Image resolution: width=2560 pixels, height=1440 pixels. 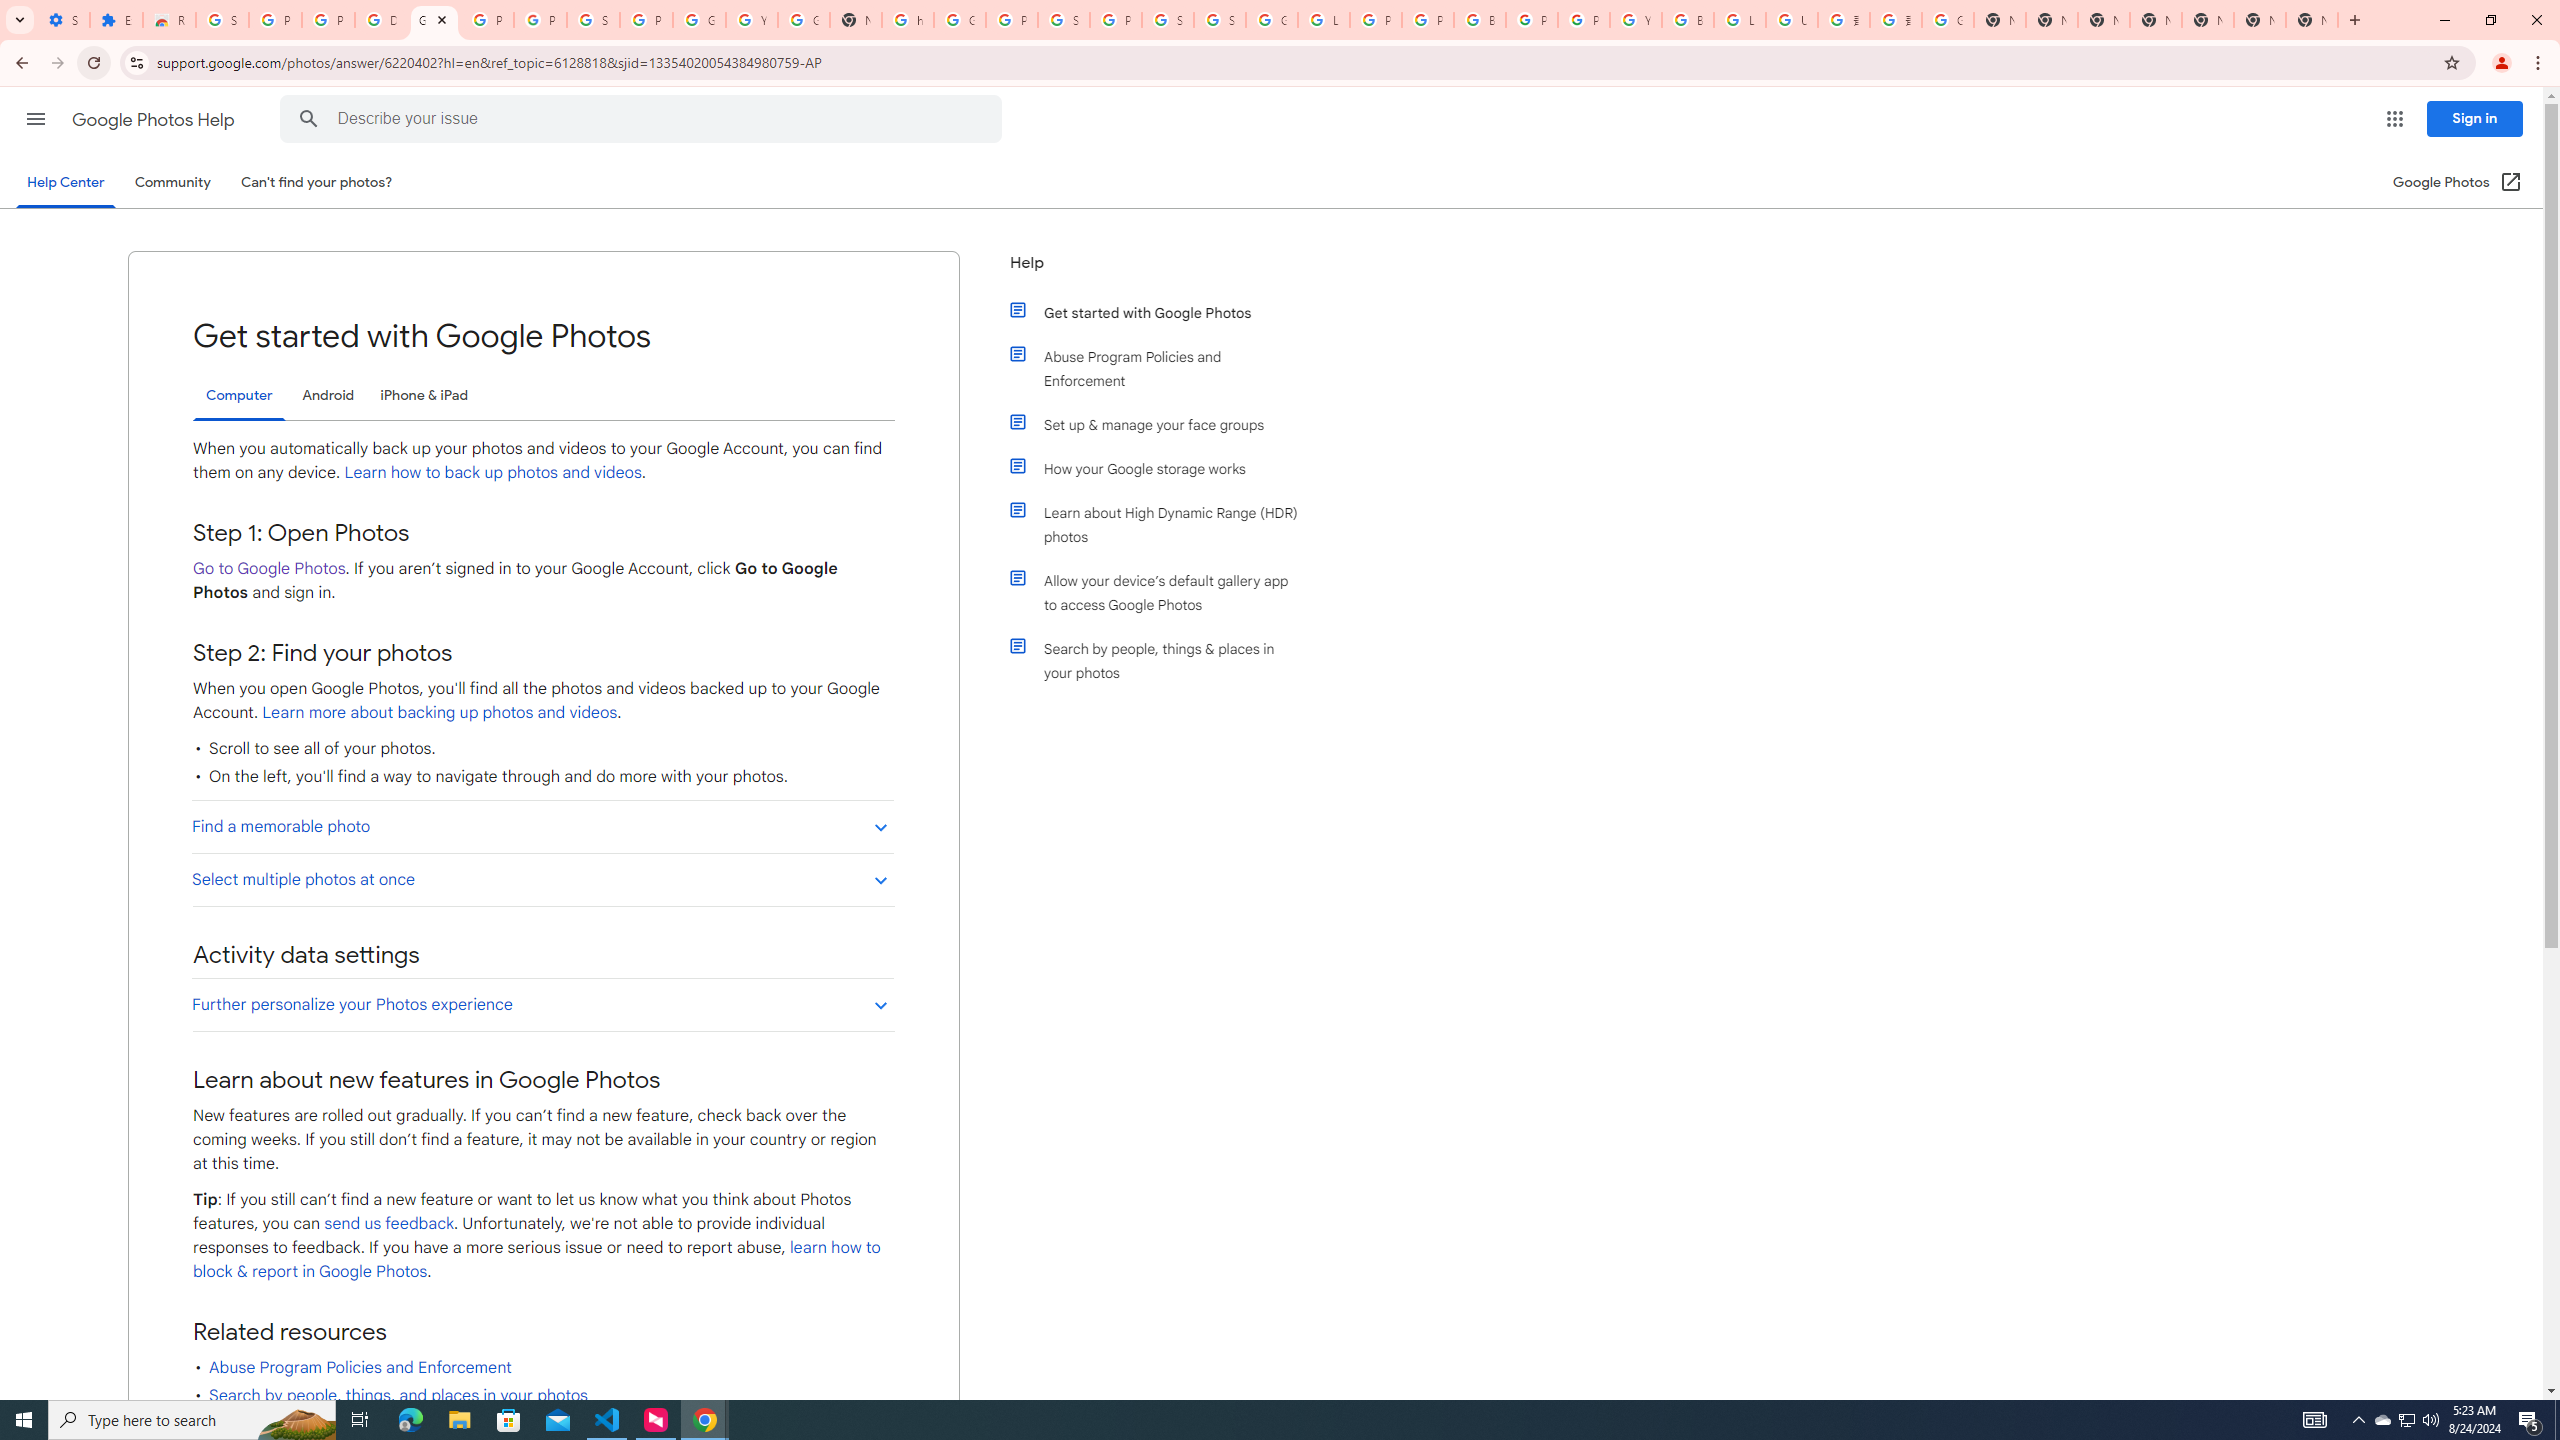 What do you see at coordinates (439, 712) in the screenshot?
I see `'Learn more about backing up photos and videos'` at bounding box center [439, 712].